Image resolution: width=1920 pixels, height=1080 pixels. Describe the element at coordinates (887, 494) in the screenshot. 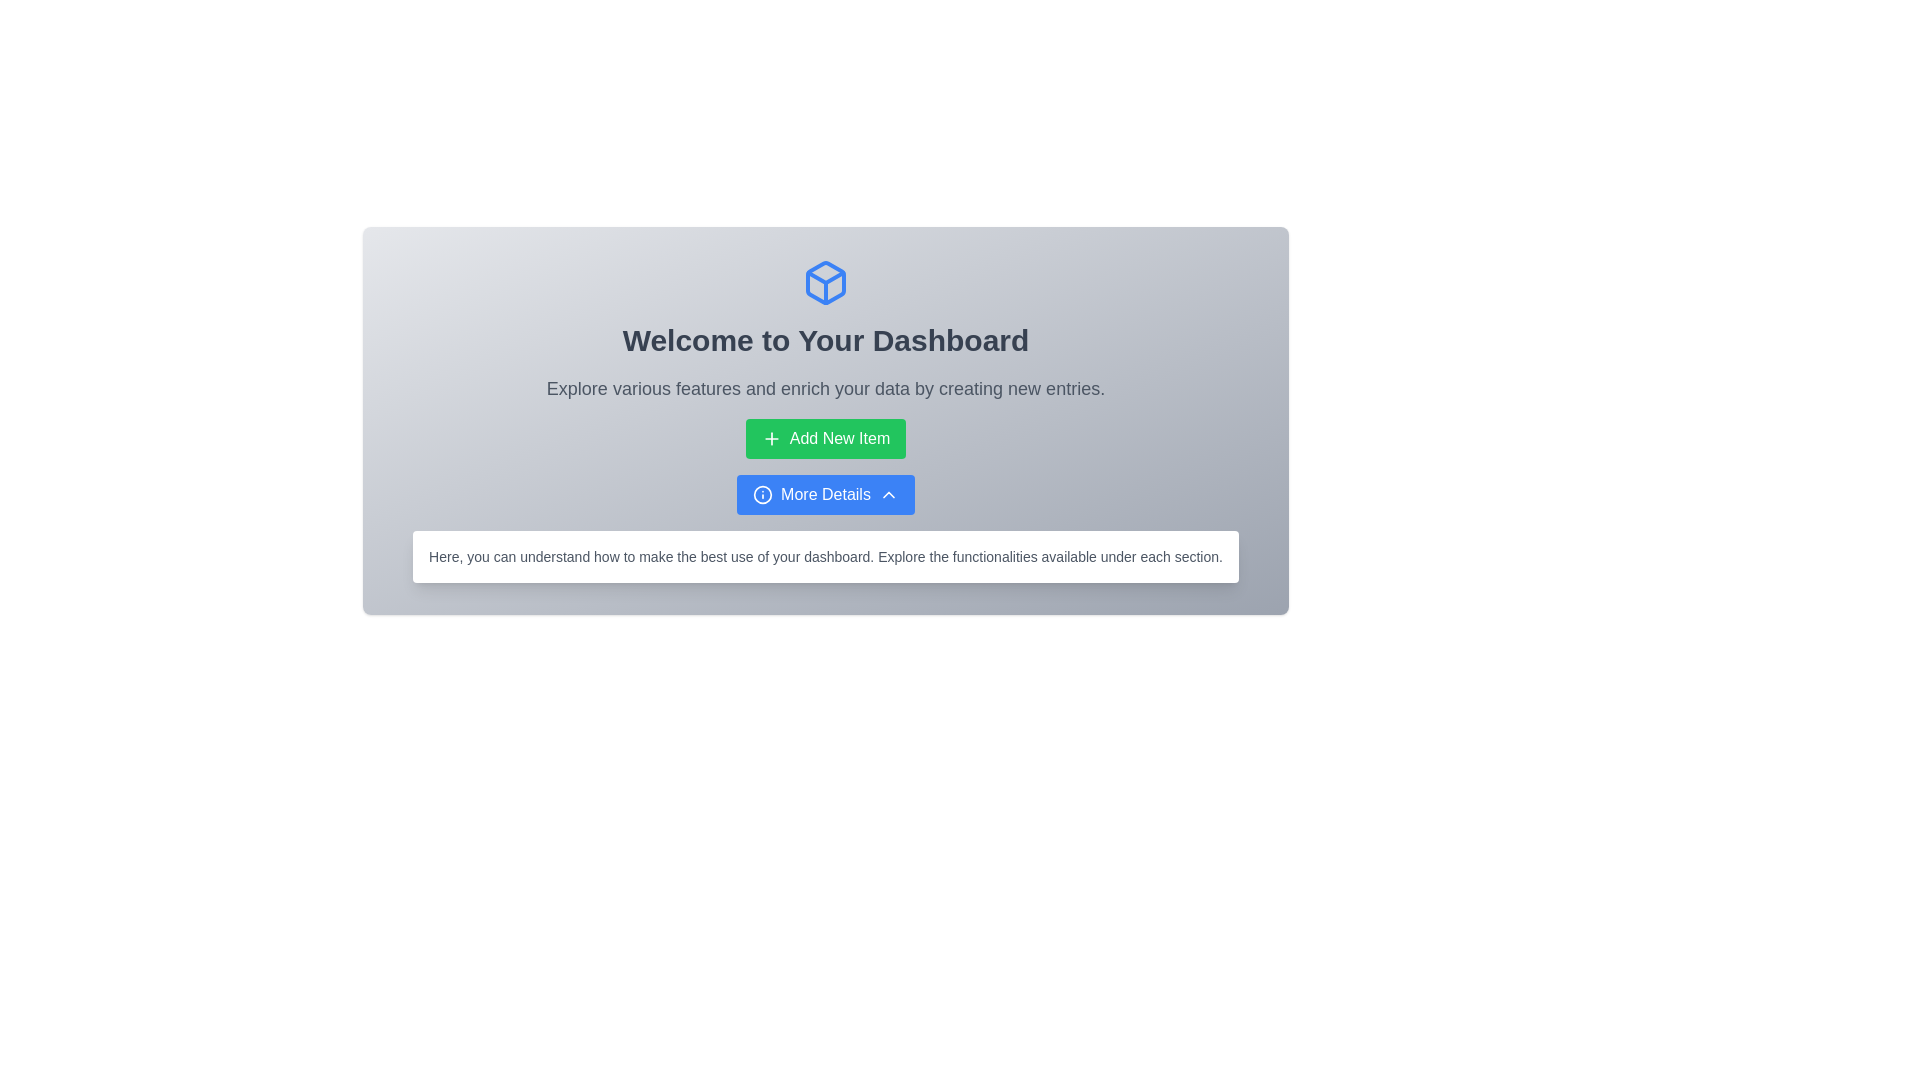

I see `the 'More Details' button which contains a downward-facing chevron icon on its right side` at that location.